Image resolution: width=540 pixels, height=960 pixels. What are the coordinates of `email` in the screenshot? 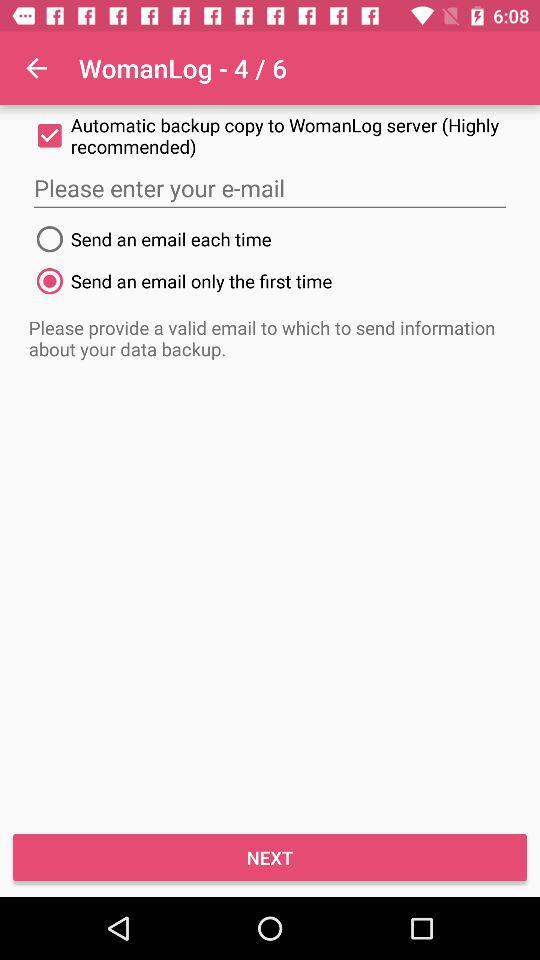 It's located at (270, 188).